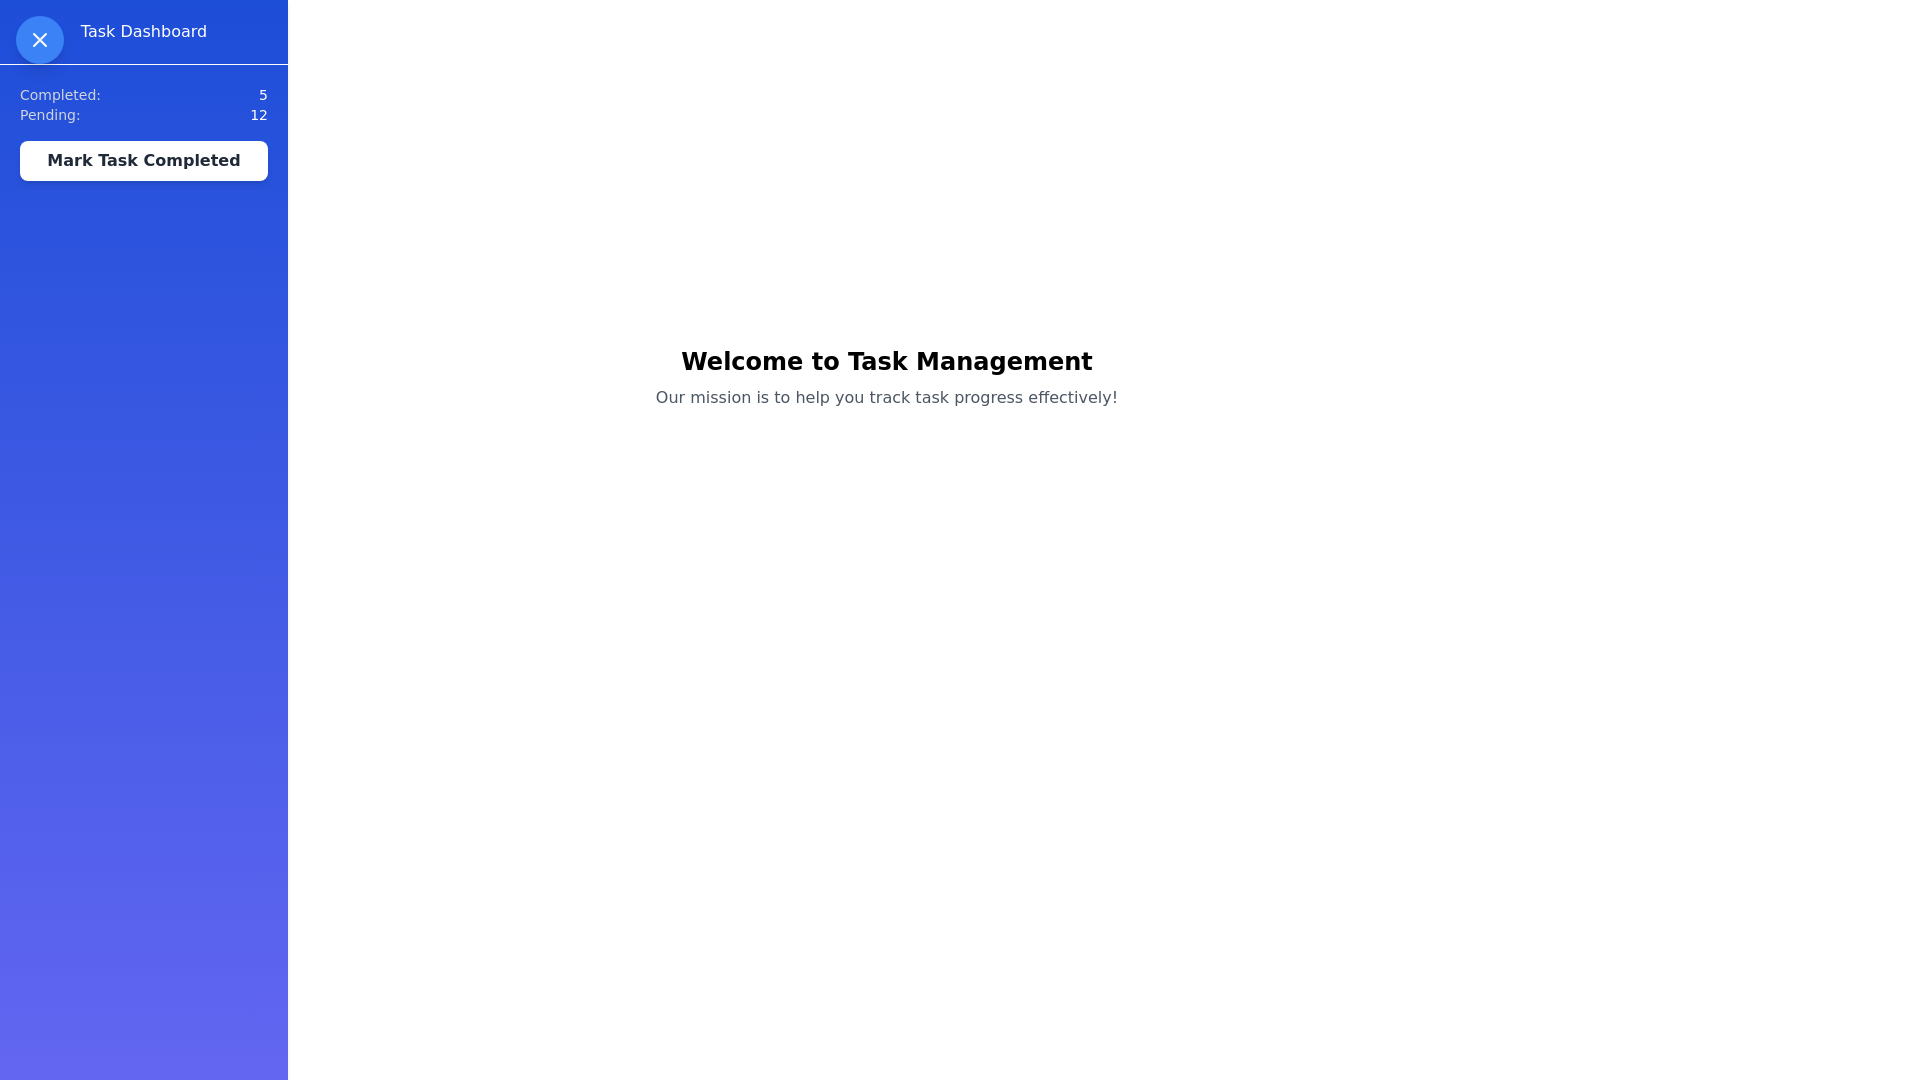 This screenshot has width=1920, height=1080. Describe the element at coordinates (39, 39) in the screenshot. I see `the toggle button located at the top-left corner of the interface to toggle the visibility of the Task Management Drawer` at that location.